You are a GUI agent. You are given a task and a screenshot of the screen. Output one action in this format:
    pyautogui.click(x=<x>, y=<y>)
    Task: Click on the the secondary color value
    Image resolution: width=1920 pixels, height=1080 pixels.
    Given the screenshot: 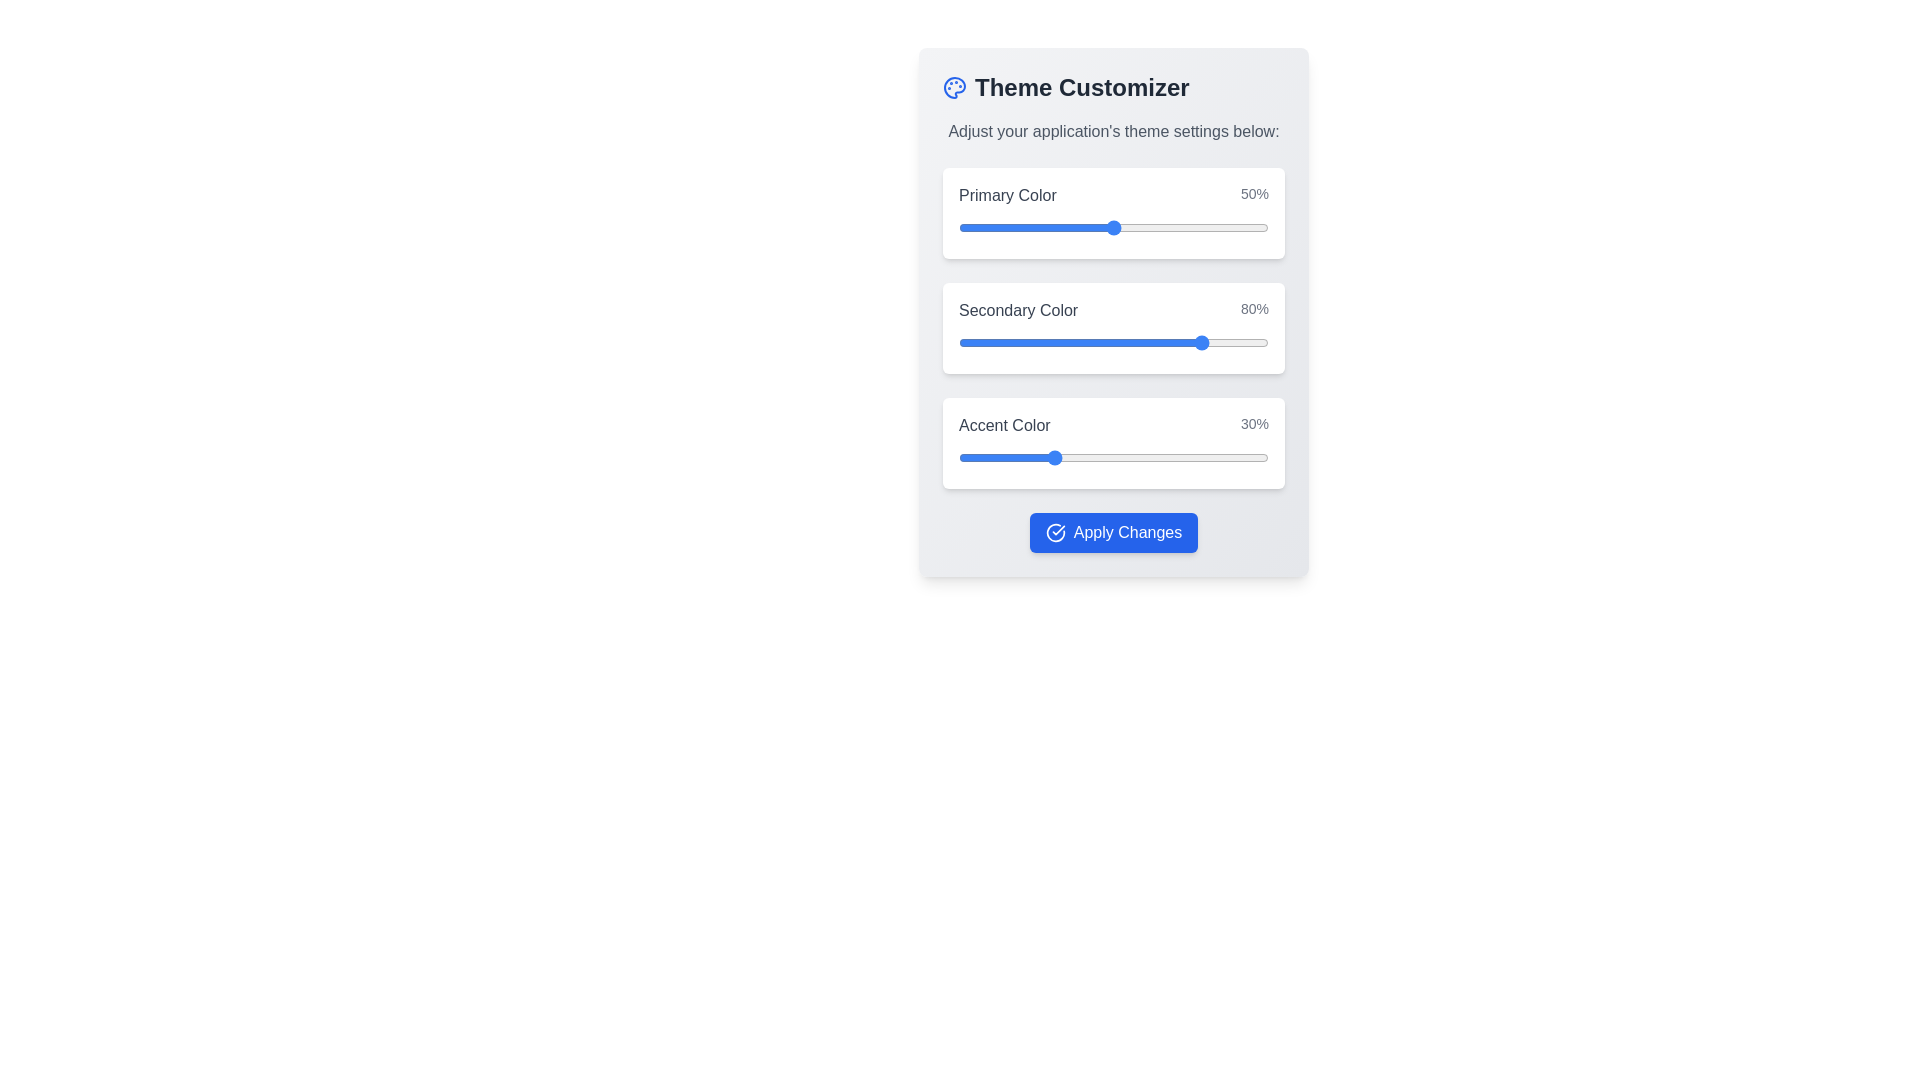 What is the action you would take?
    pyautogui.click(x=1227, y=342)
    